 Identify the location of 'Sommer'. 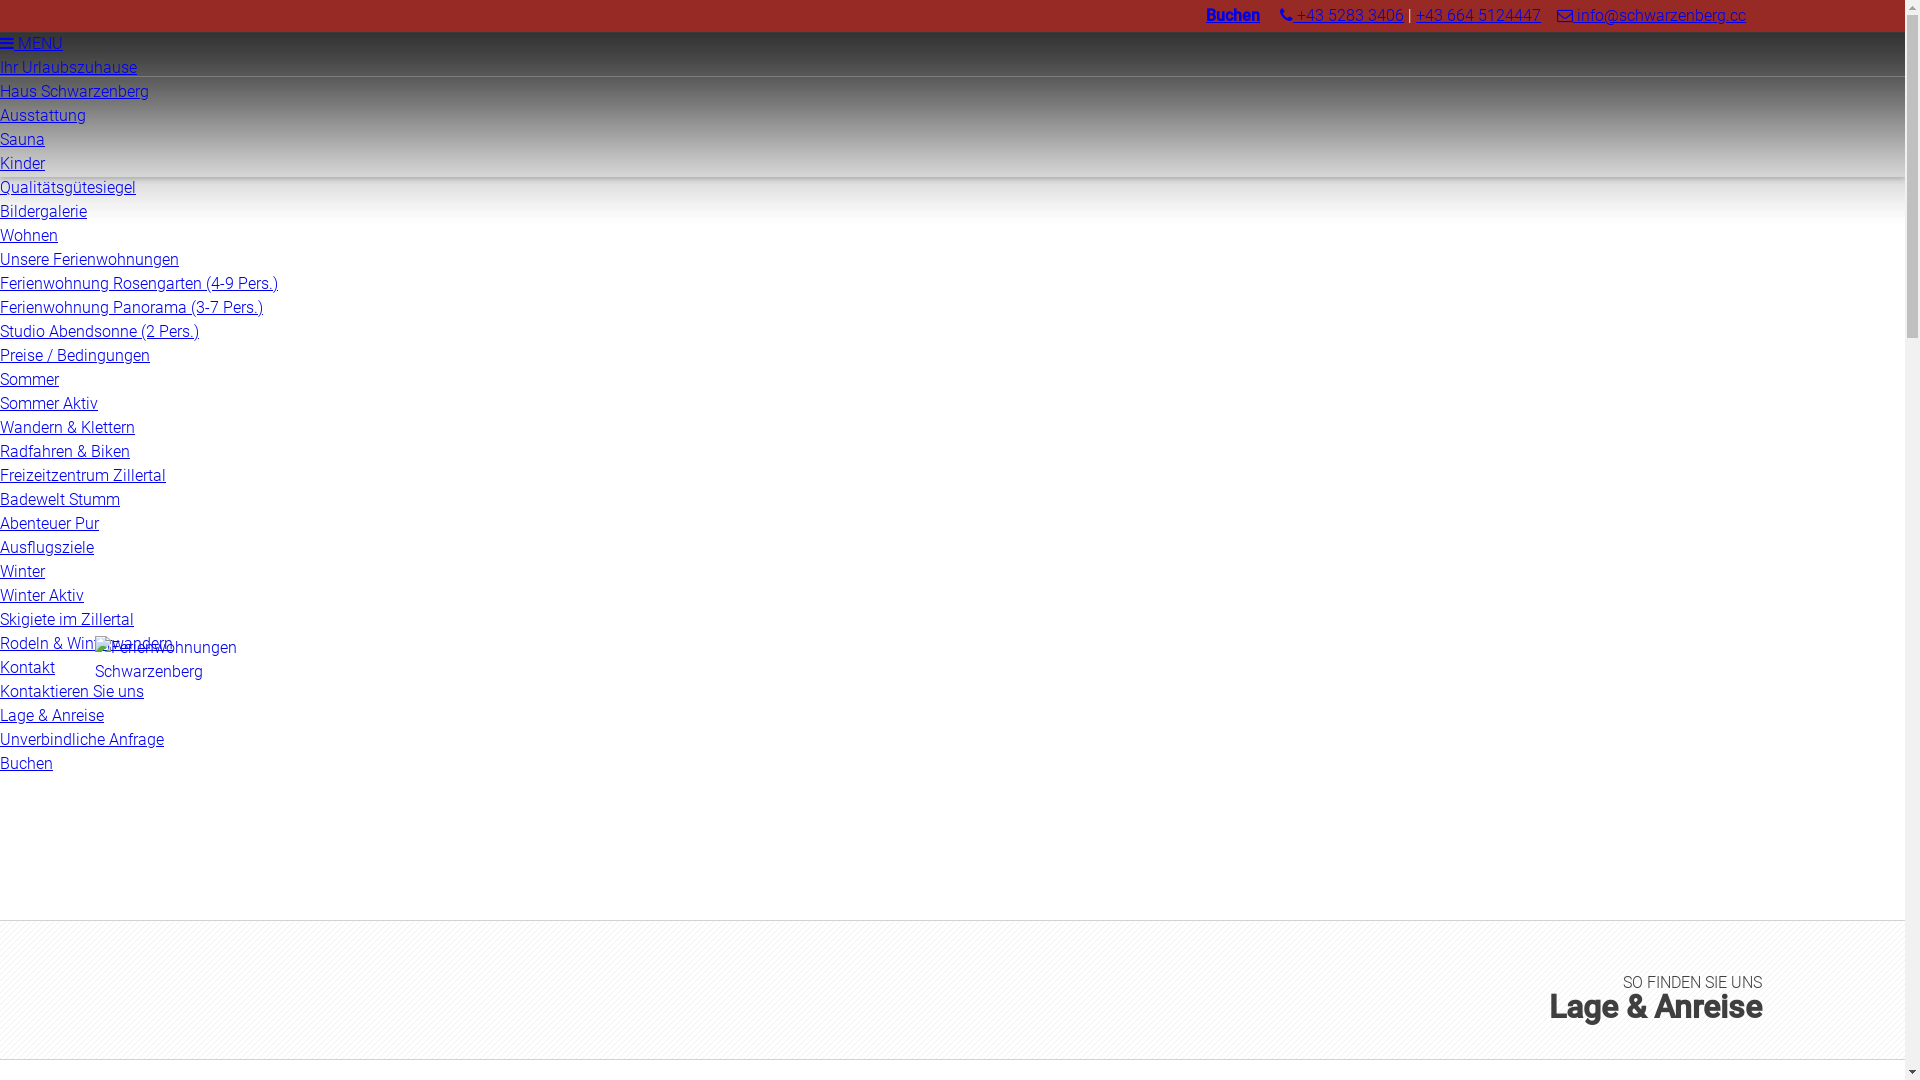
(29, 379).